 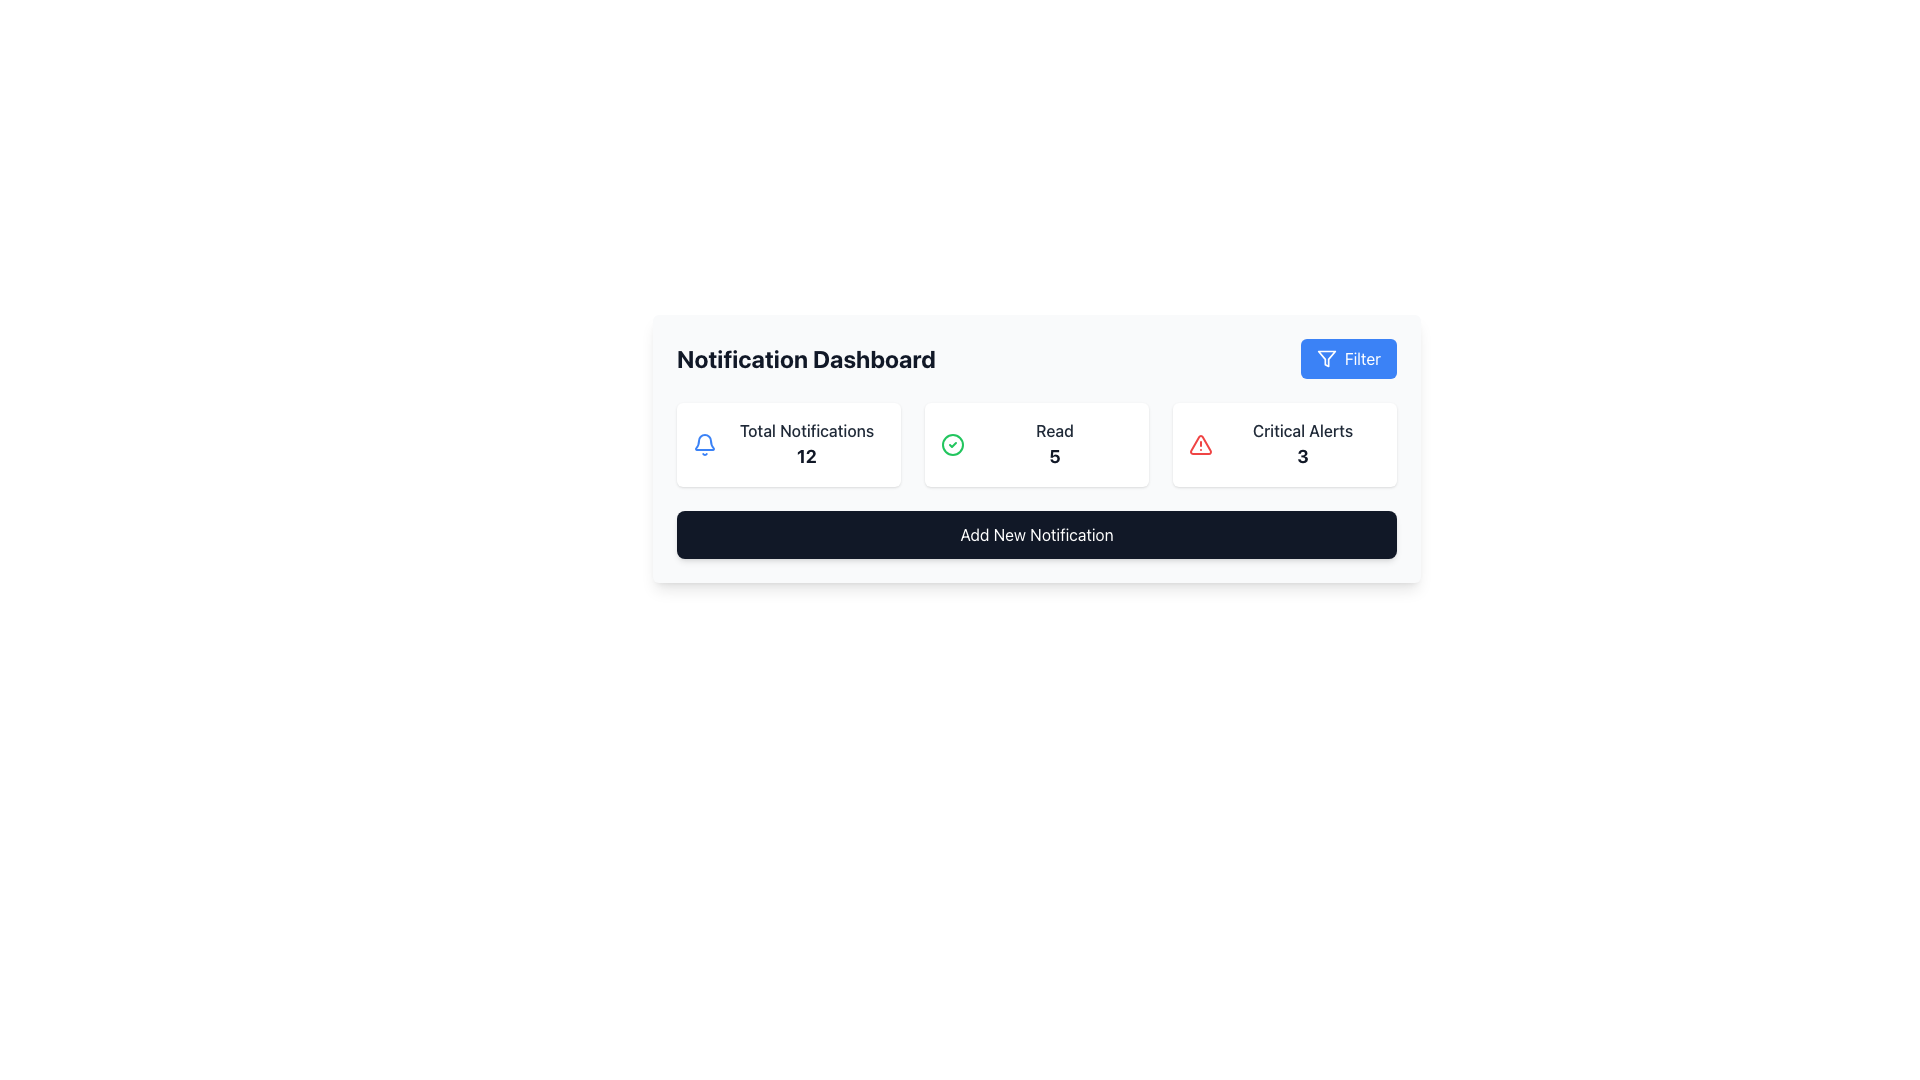 What do you see at coordinates (806, 456) in the screenshot?
I see `the Text Label displaying the total number of notifications, located below 'Total Notifications' in the left section of the interface` at bounding box center [806, 456].